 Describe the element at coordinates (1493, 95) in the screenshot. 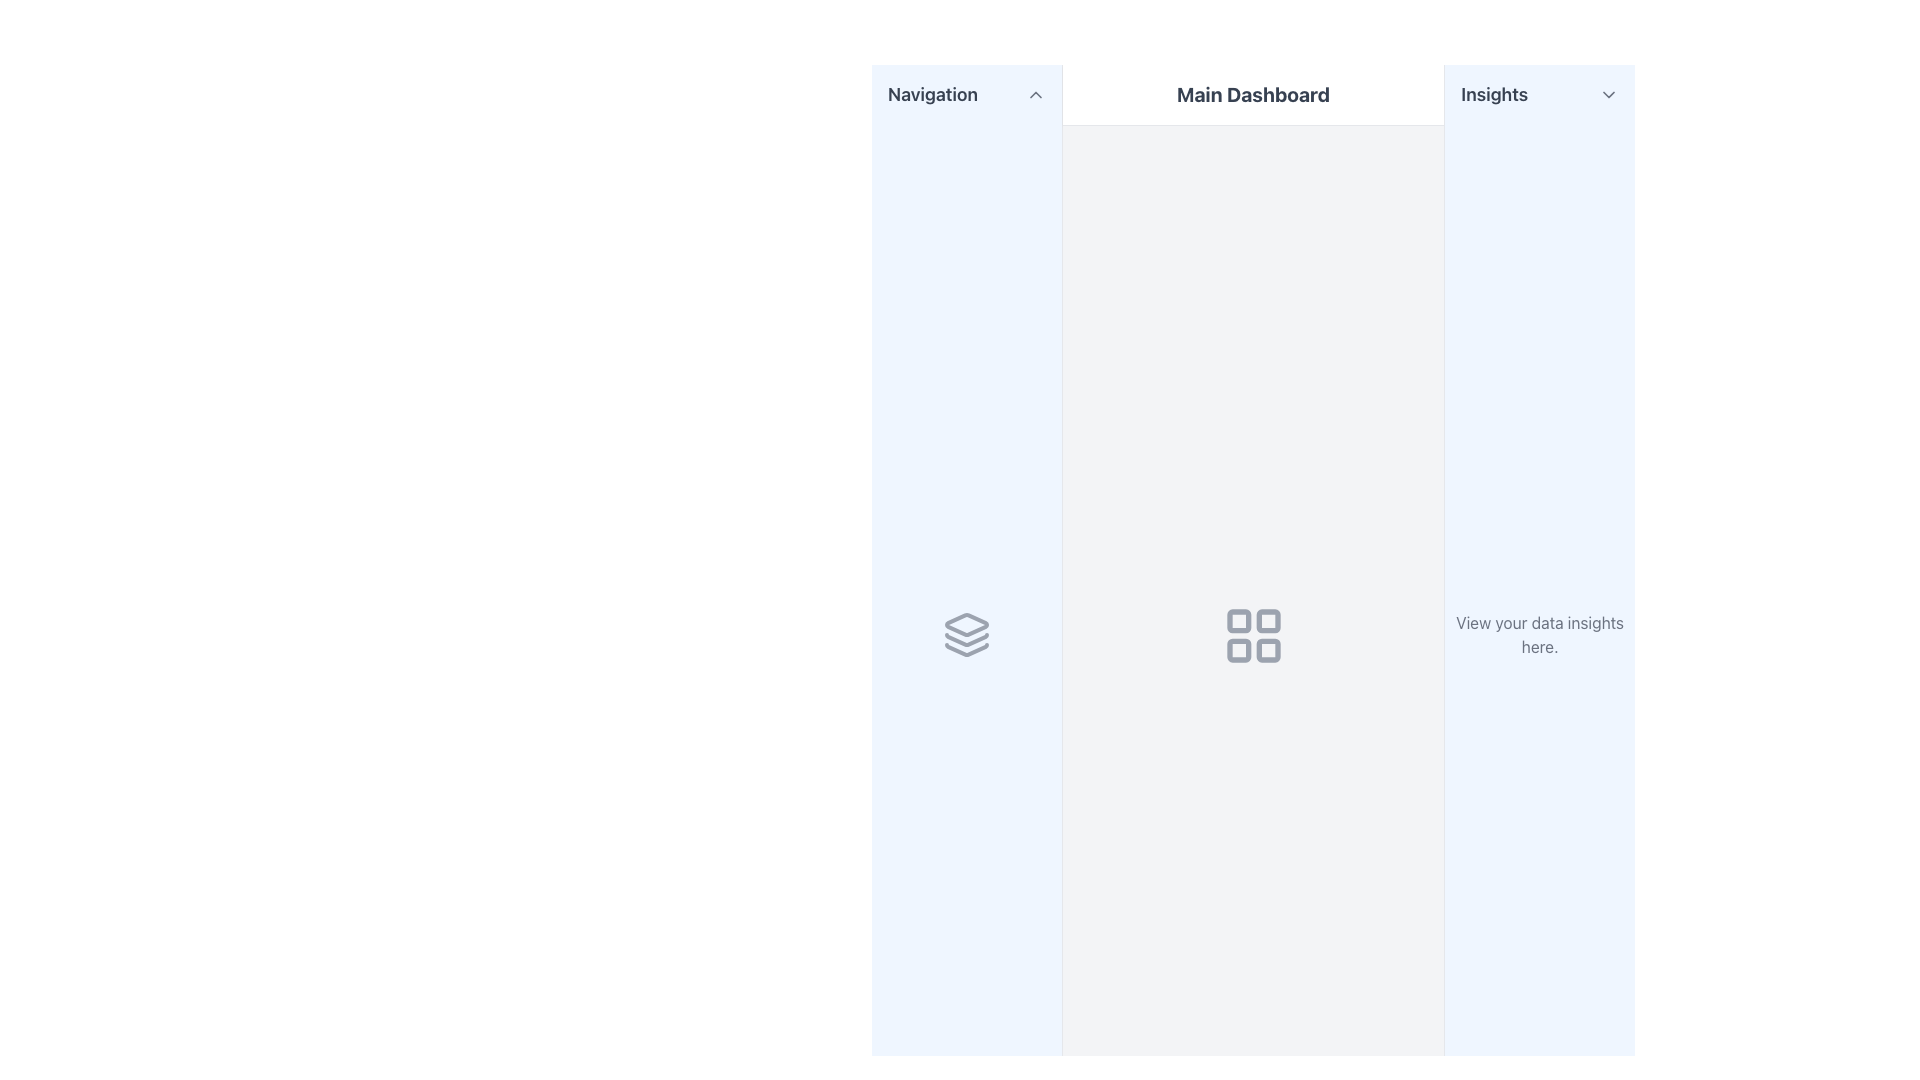

I see `the 'Insights' Static Text Label located in the top-right section of the interface, which is displayed in bold gray font and is positioned to the left of an interactive arrow icon` at that location.